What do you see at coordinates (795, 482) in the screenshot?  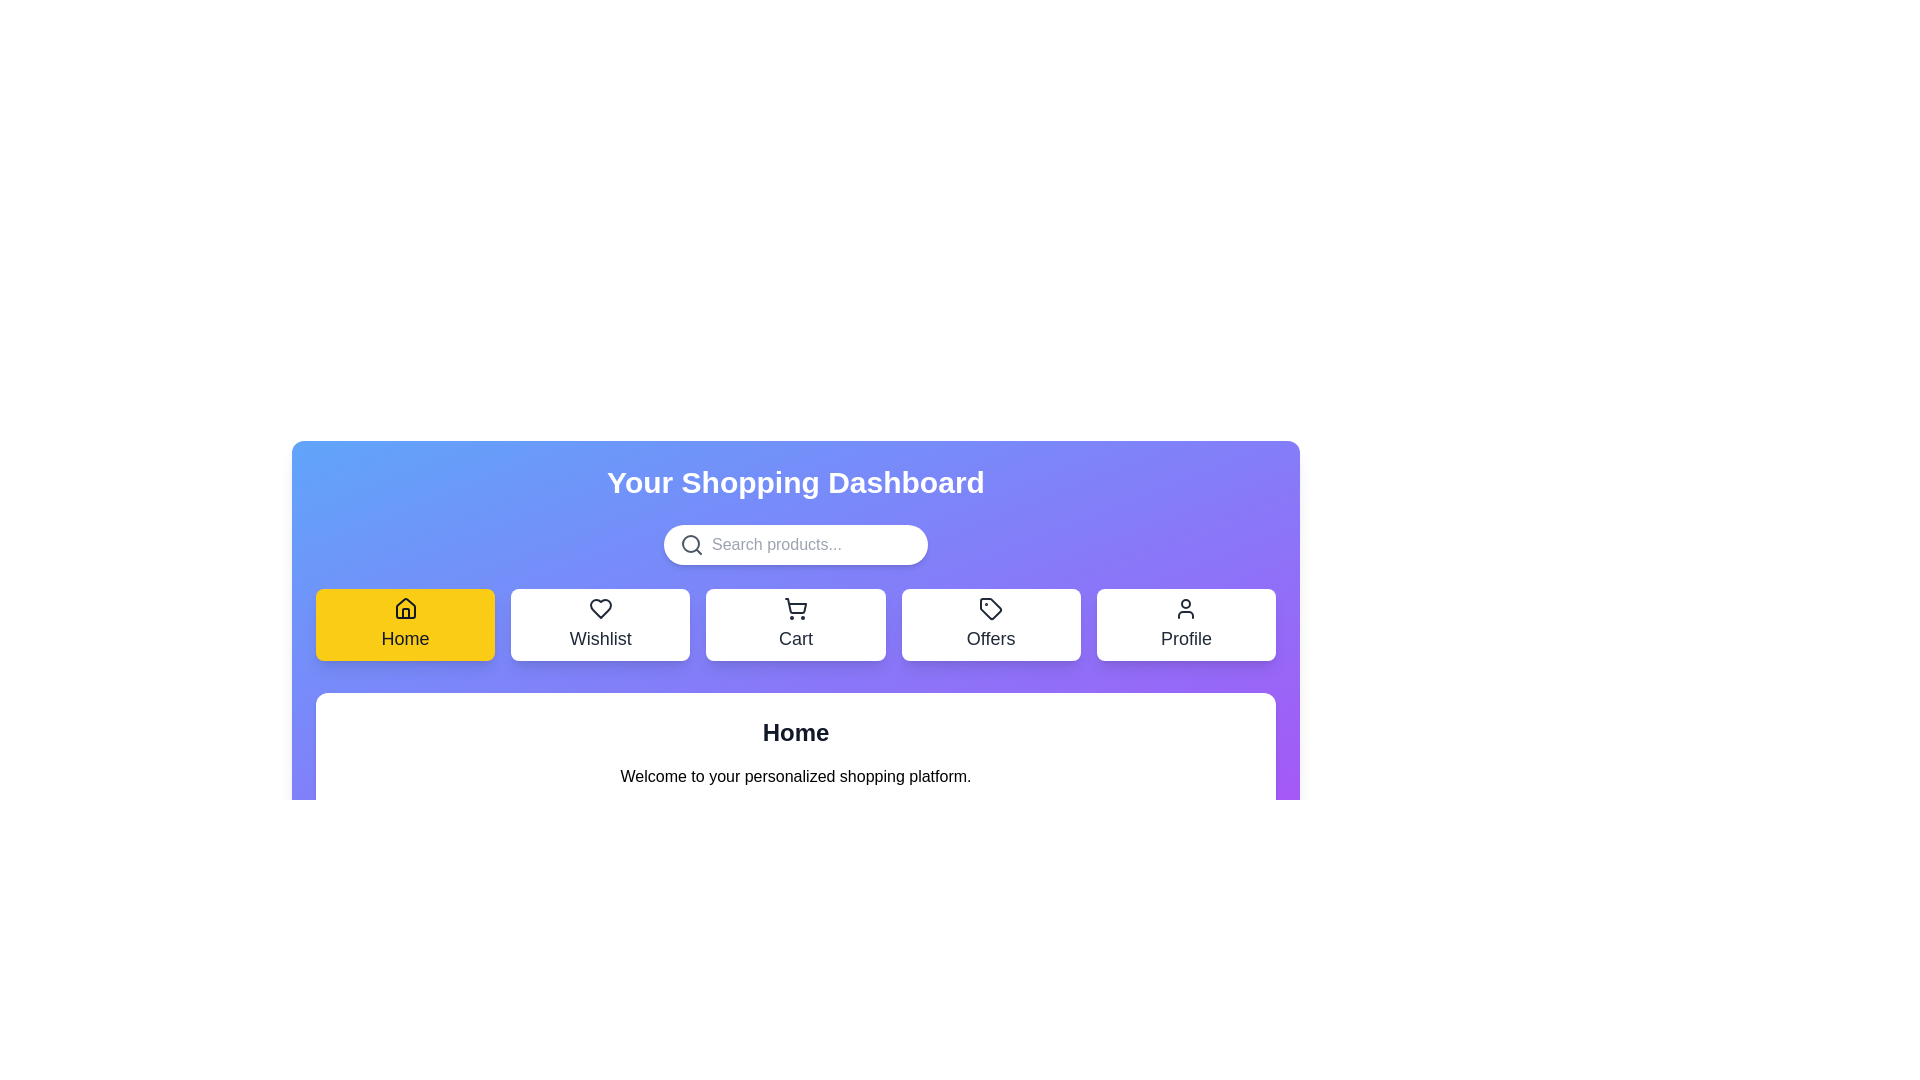 I see `the Text Label displaying 'Your Shopping Dashboard' located at the top center of the interface, which is in bold white font against a gradient background` at bounding box center [795, 482].